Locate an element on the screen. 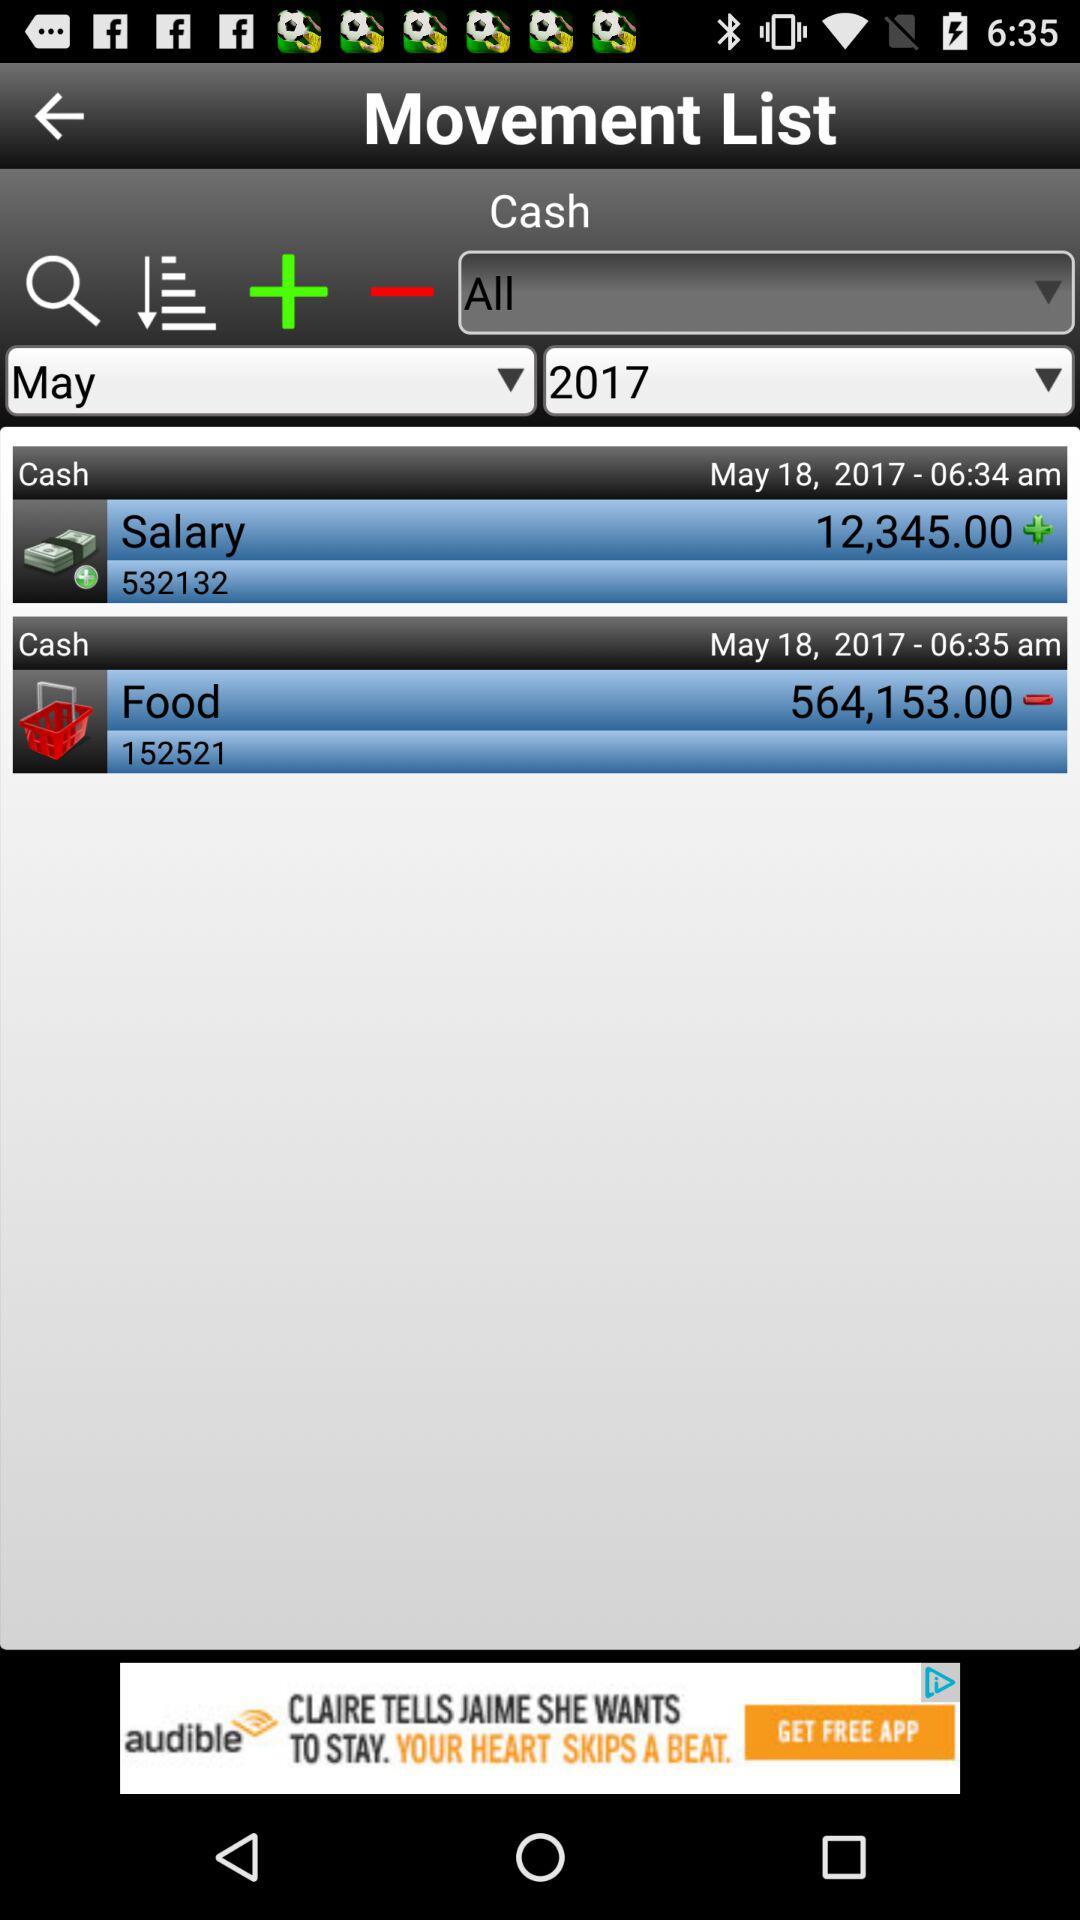 This screenshot has width=1080, height=1920. delete button is located at coordinates (401, 291).